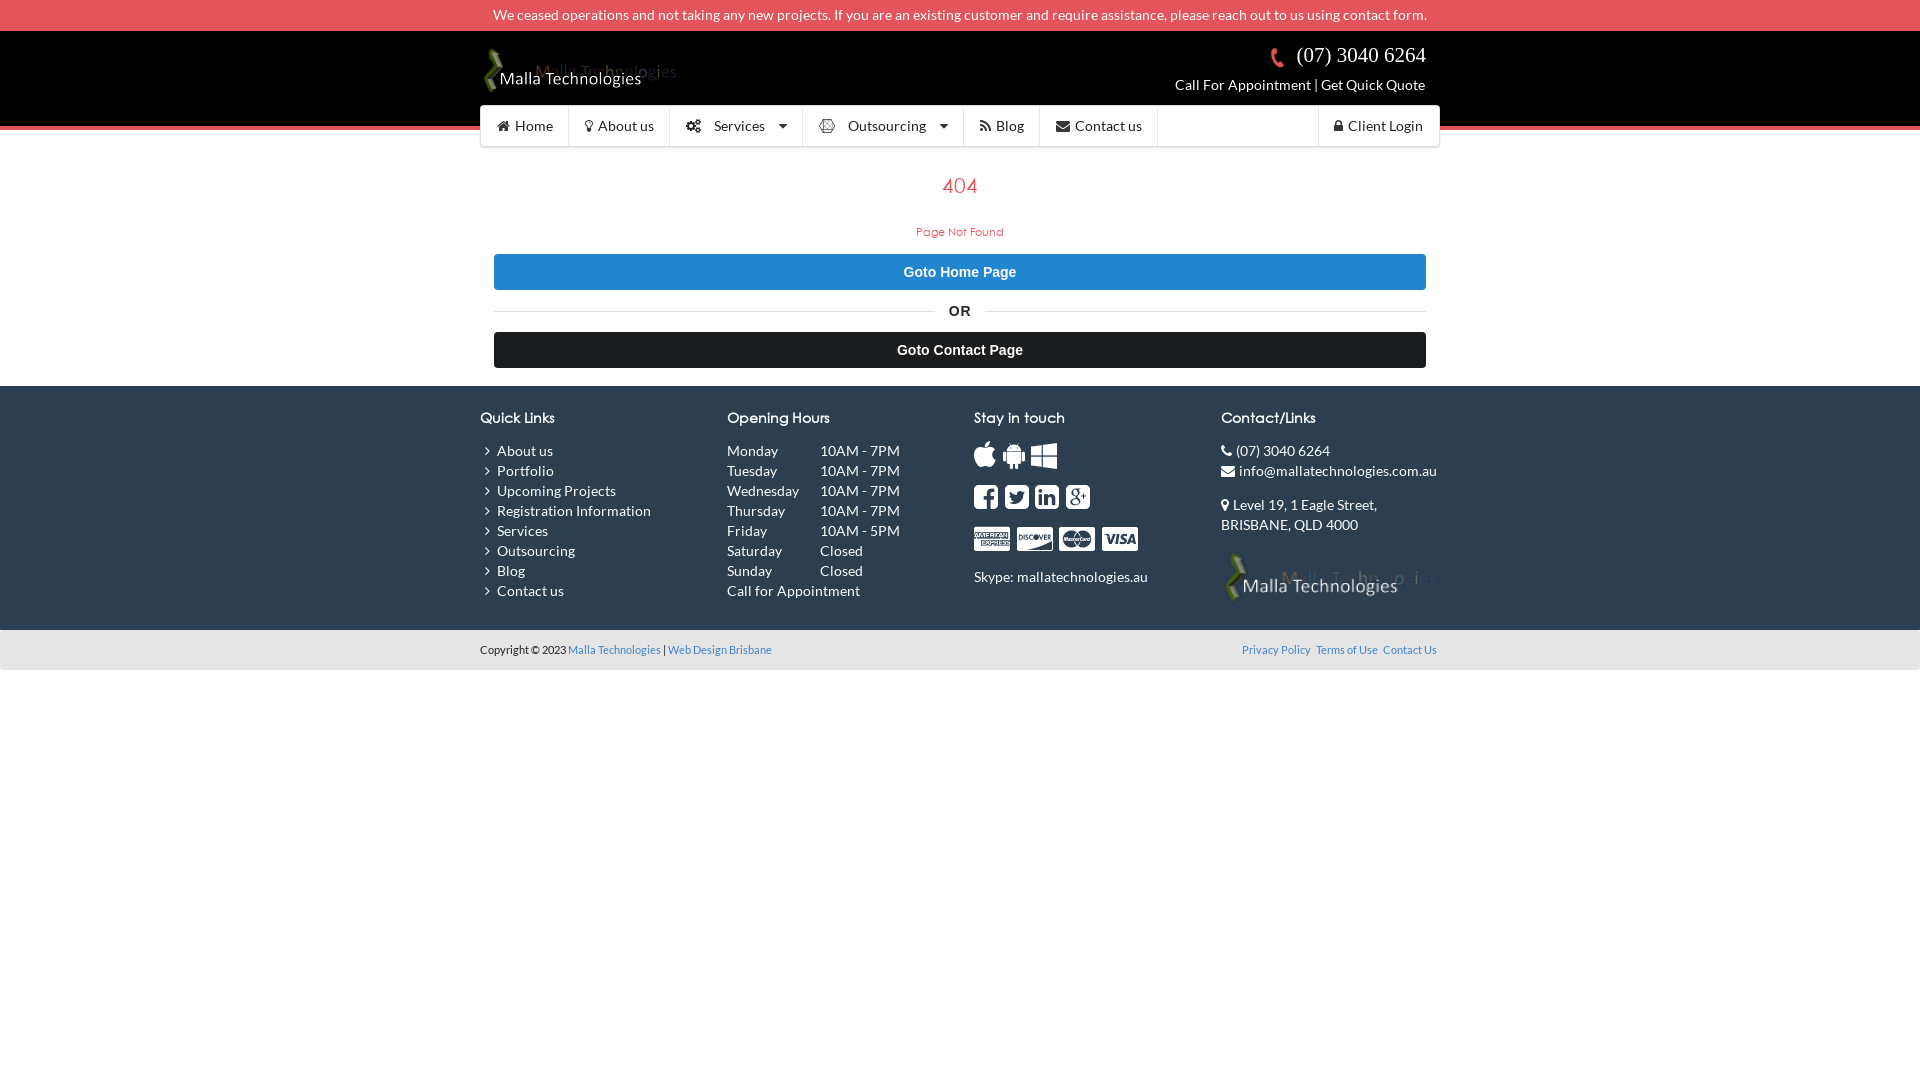  I want to click on 'Terms of Use', so click(1315, 649).